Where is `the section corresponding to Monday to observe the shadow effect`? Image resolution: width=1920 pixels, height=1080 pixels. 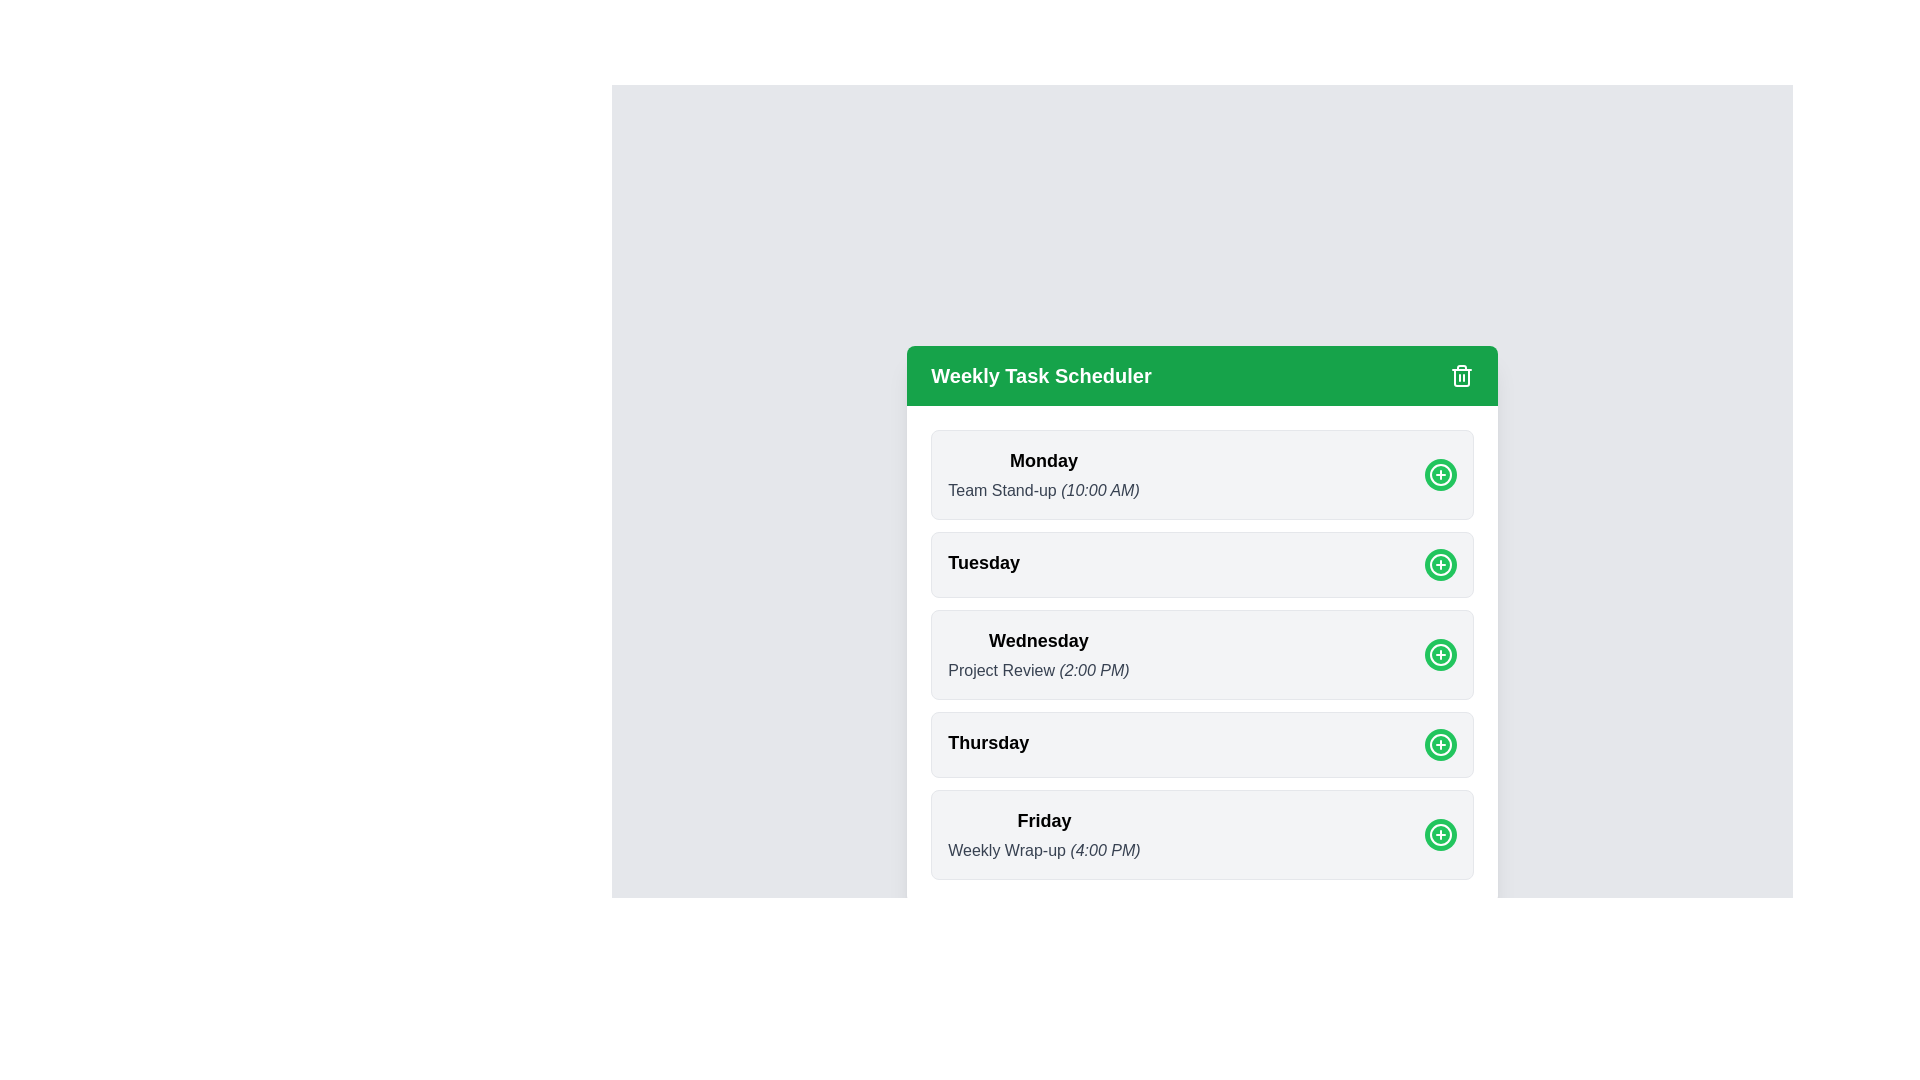 the section corresponding to Monday to observe the shadow effect is located at coordinates (1201, 474).